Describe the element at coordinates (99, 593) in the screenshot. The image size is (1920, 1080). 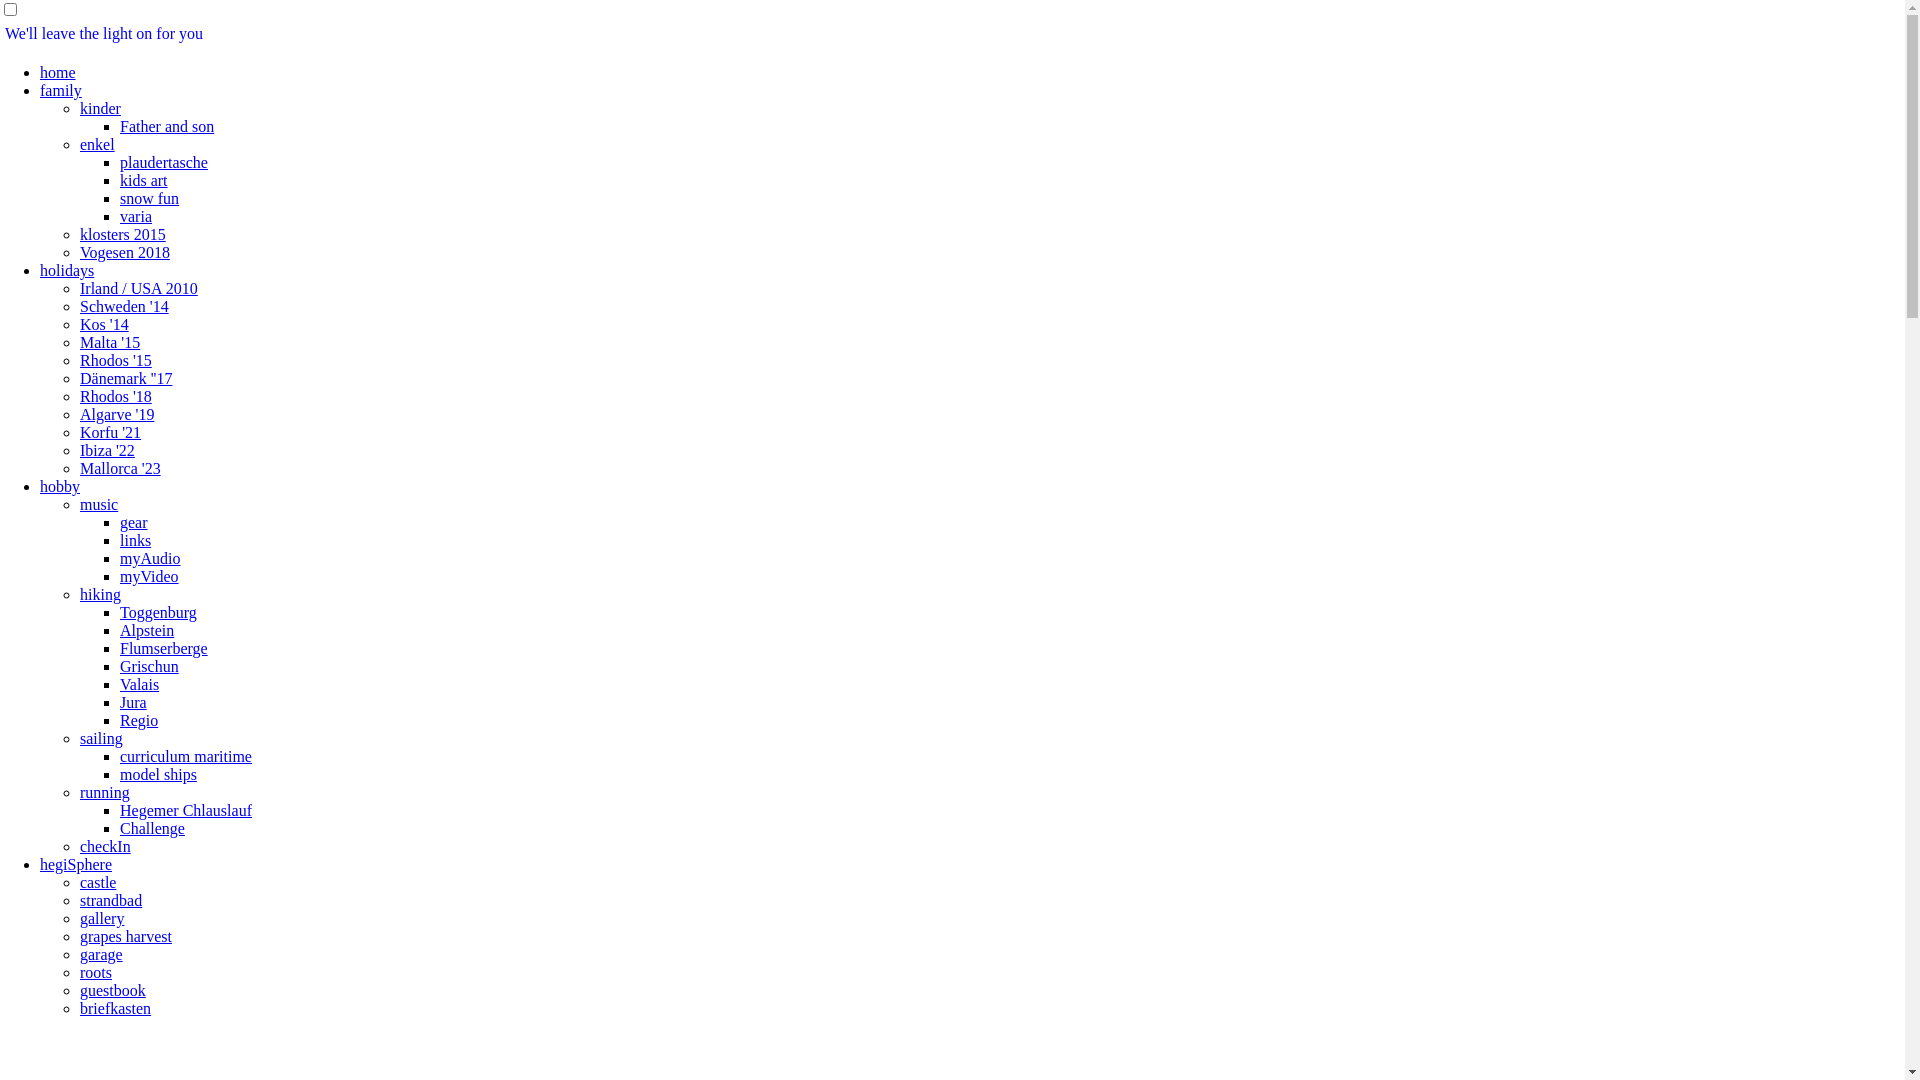
I see `'hiking'` at that location.